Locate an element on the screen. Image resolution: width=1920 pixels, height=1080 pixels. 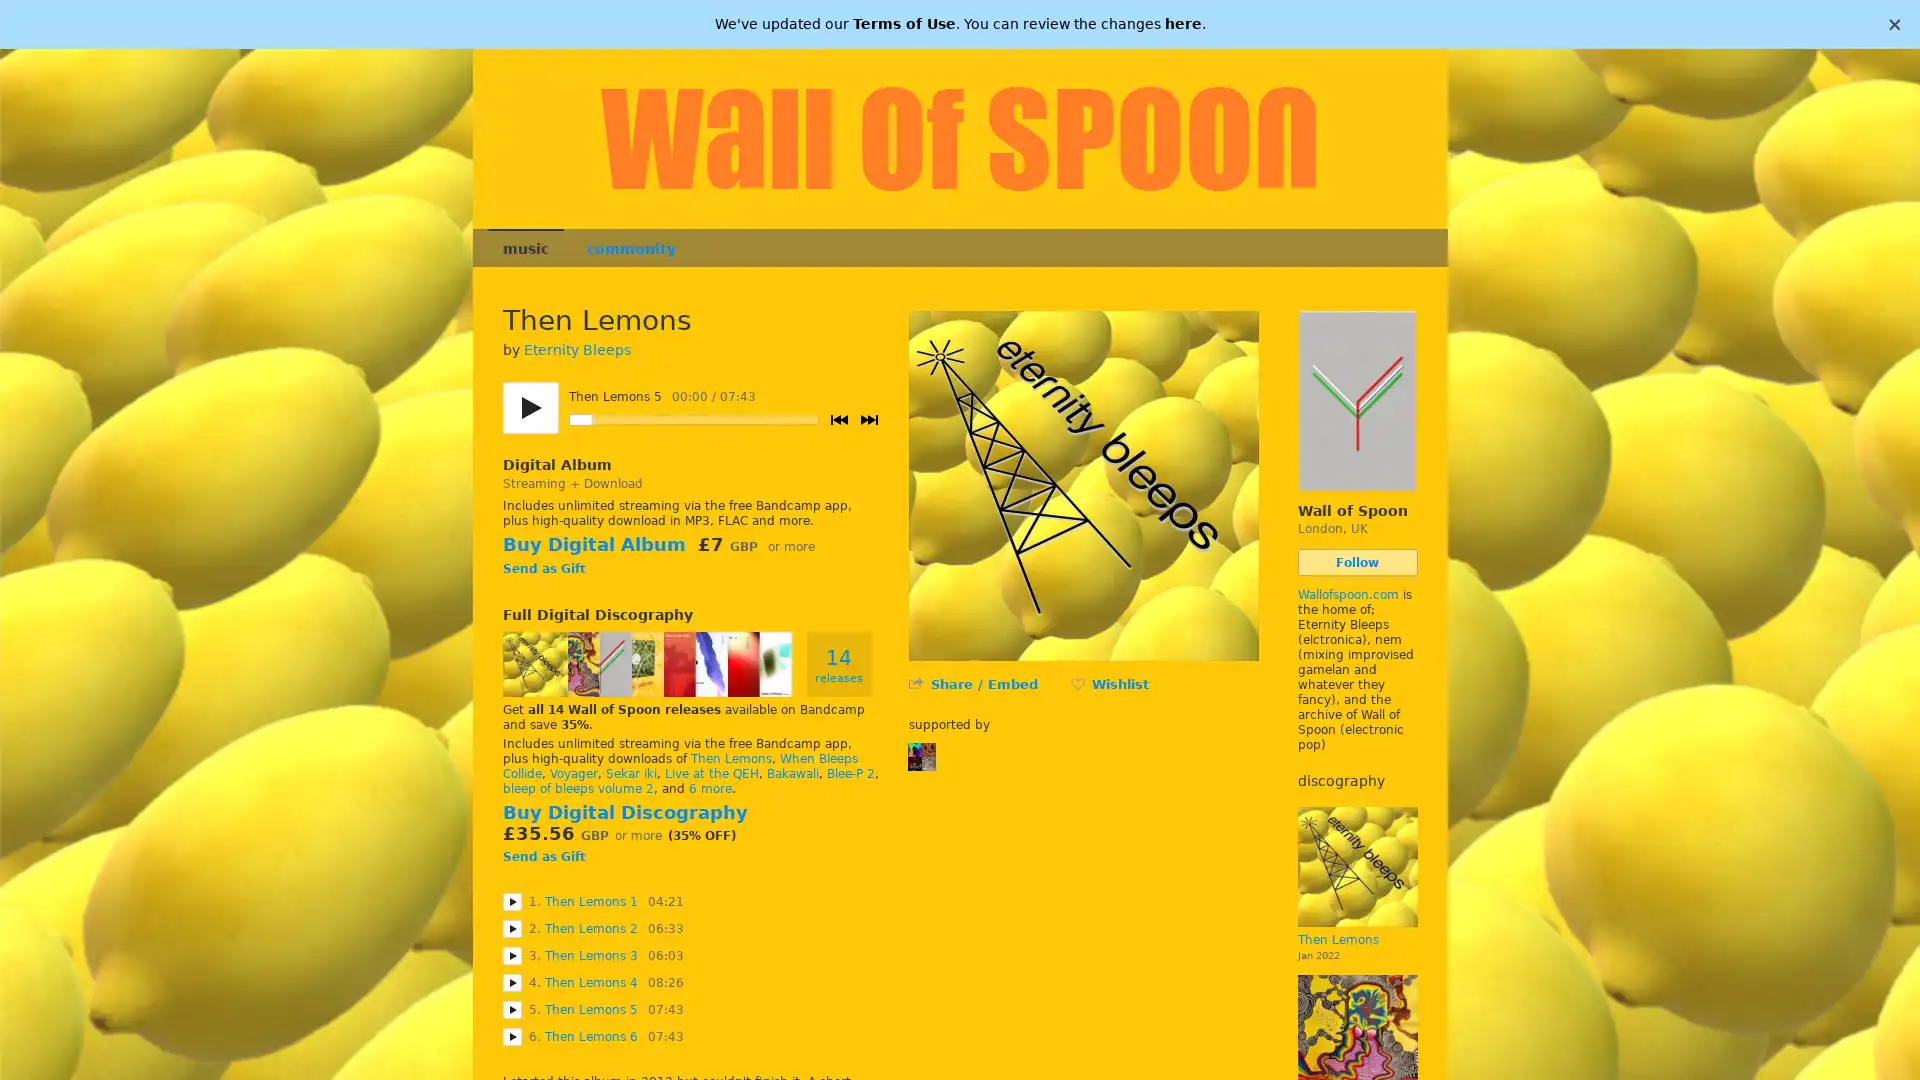
Follow is located at coordinates (1357, 562).